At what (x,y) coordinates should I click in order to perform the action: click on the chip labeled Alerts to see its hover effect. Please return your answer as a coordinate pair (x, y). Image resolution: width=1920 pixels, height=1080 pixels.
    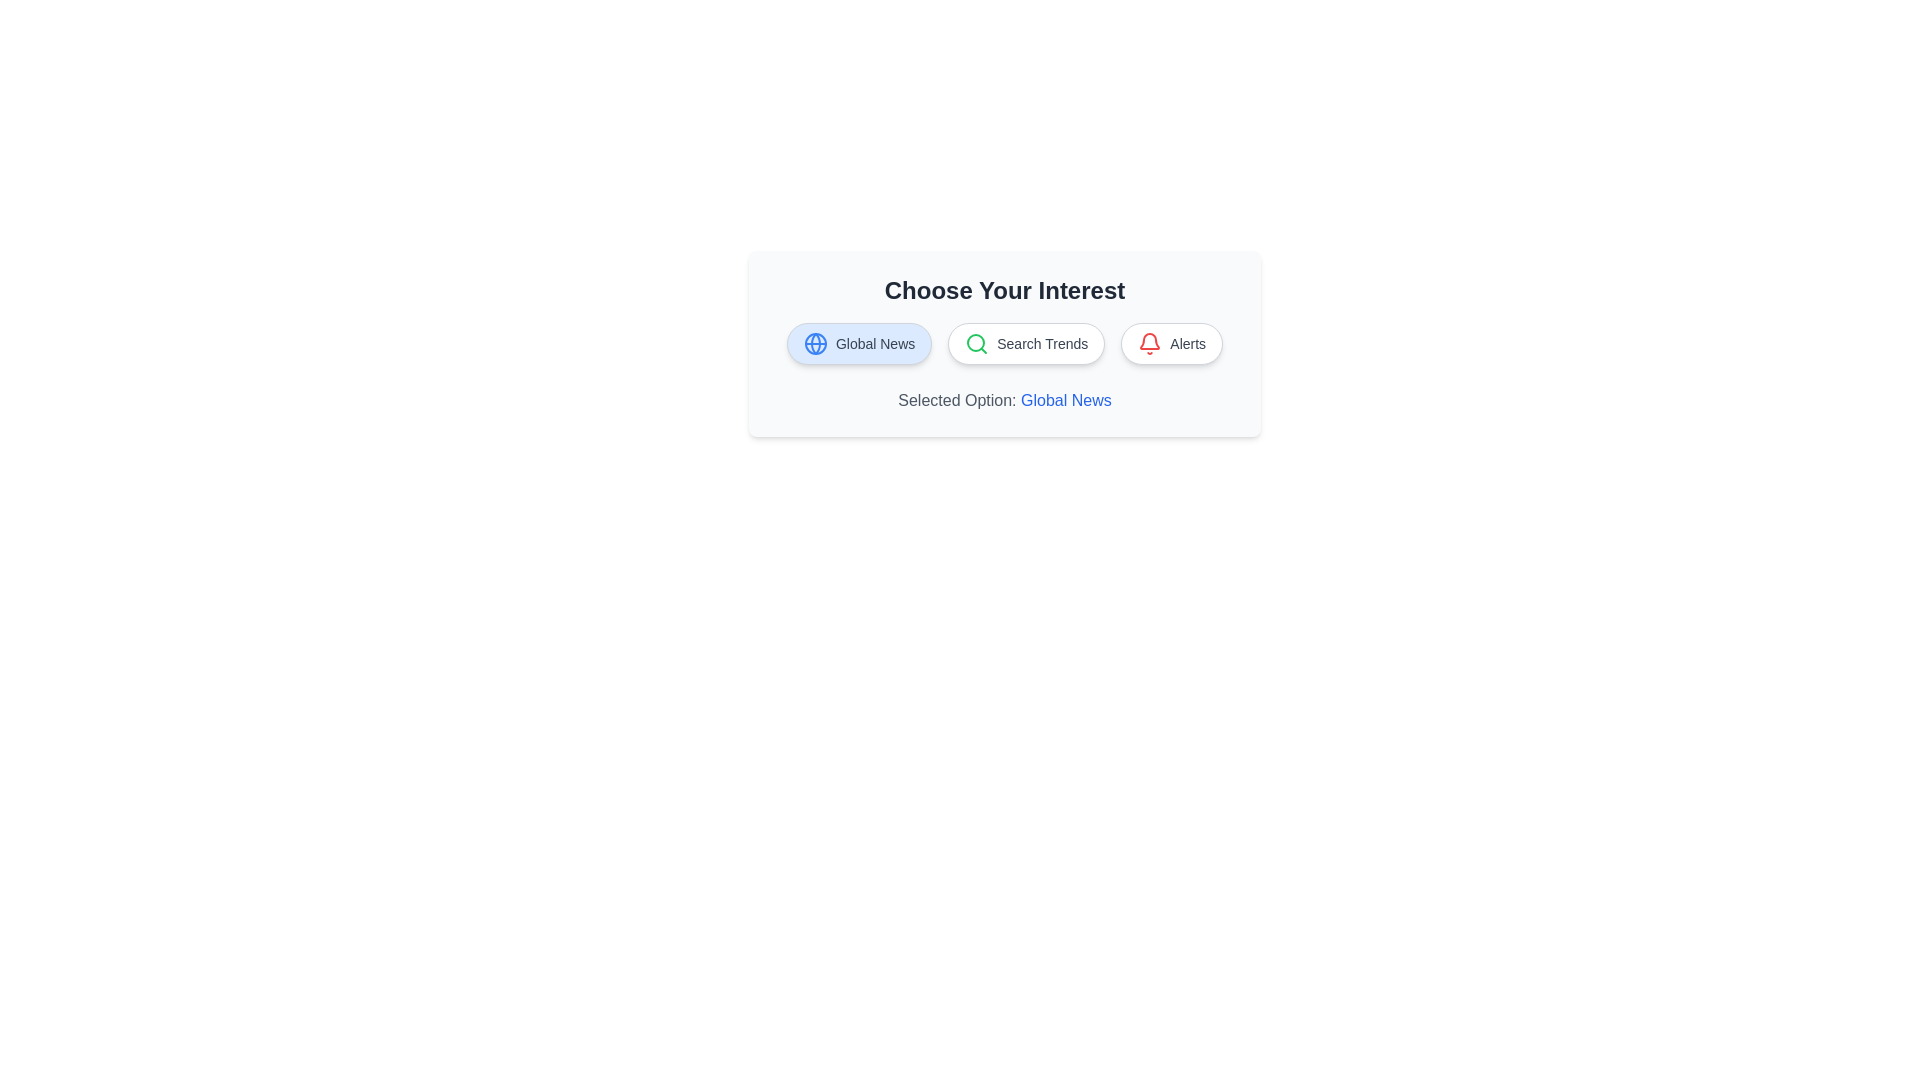
    Looking at the image, I should click on (1172, 342).